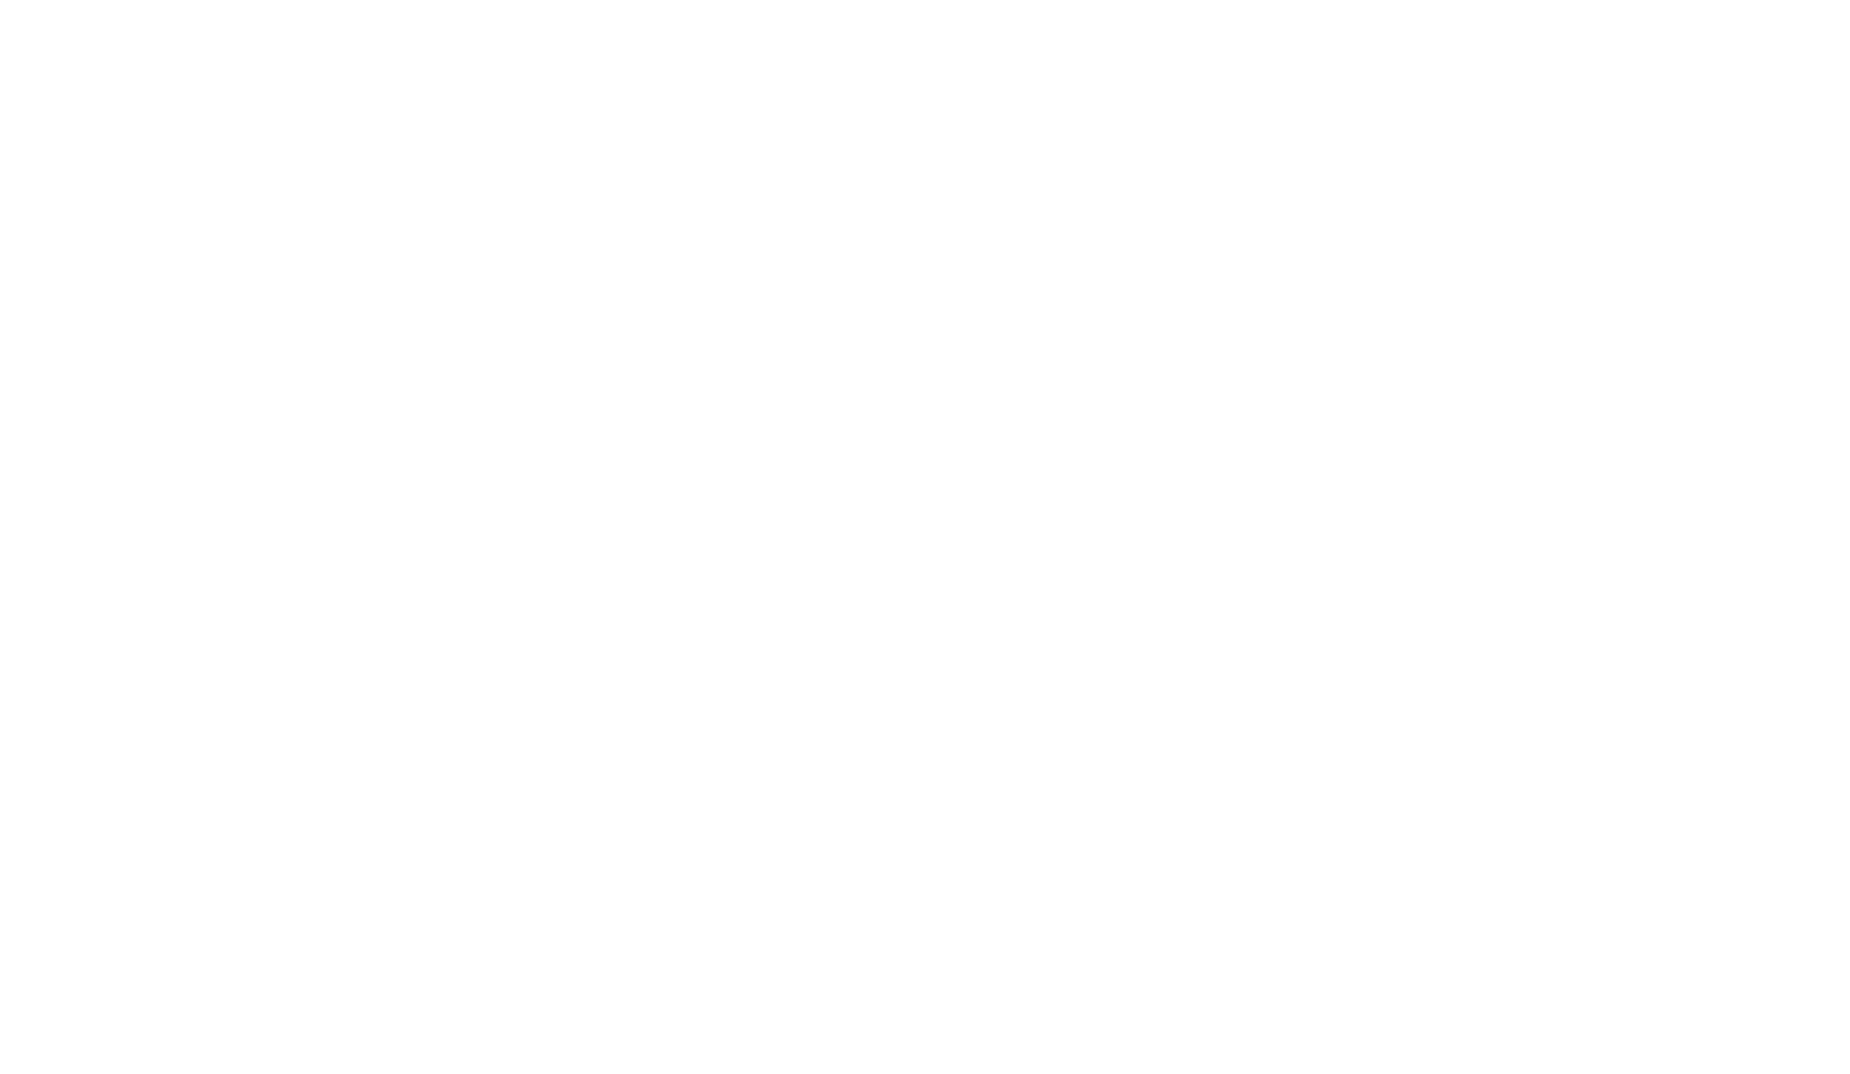 The width and height of the screenshot is (1850, 1074). I want to click on 'Tunisie', so click(443, 611).